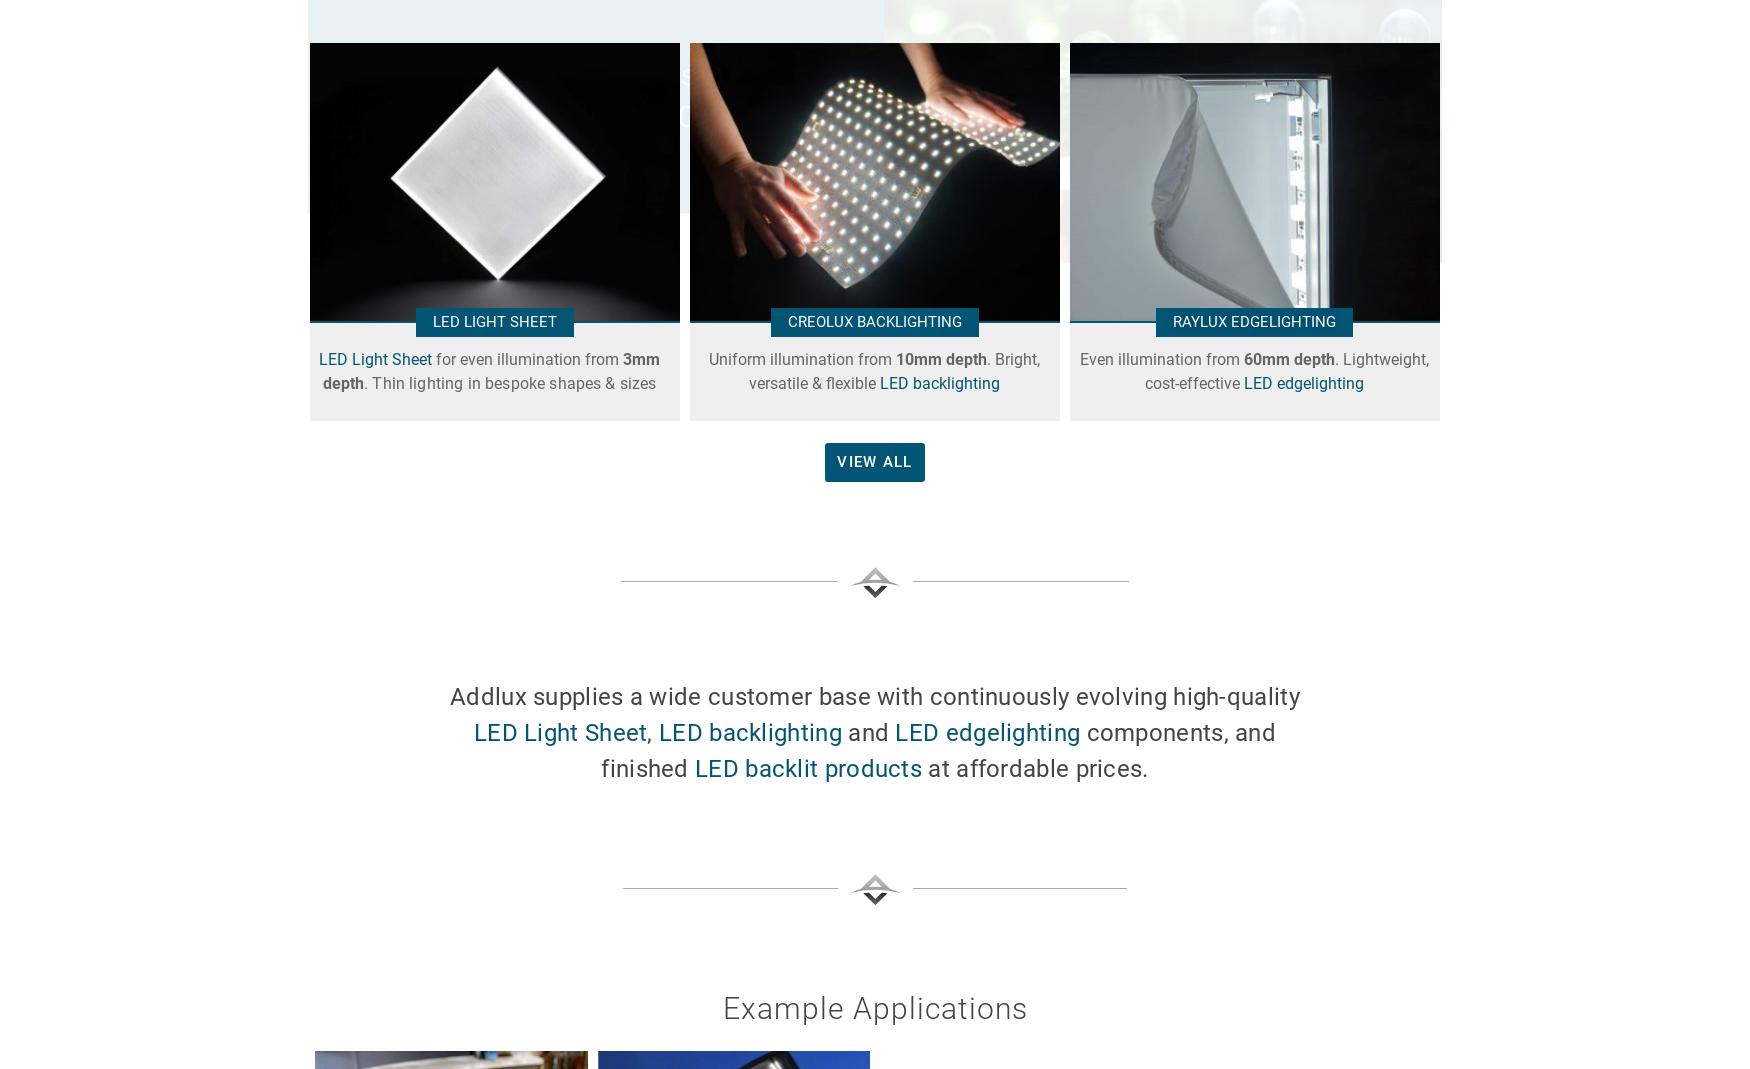  What do you see at coordinates (1161, 359) in the screenshot?
I see `'Even illumination from'` at bounding box center [1161, 359].